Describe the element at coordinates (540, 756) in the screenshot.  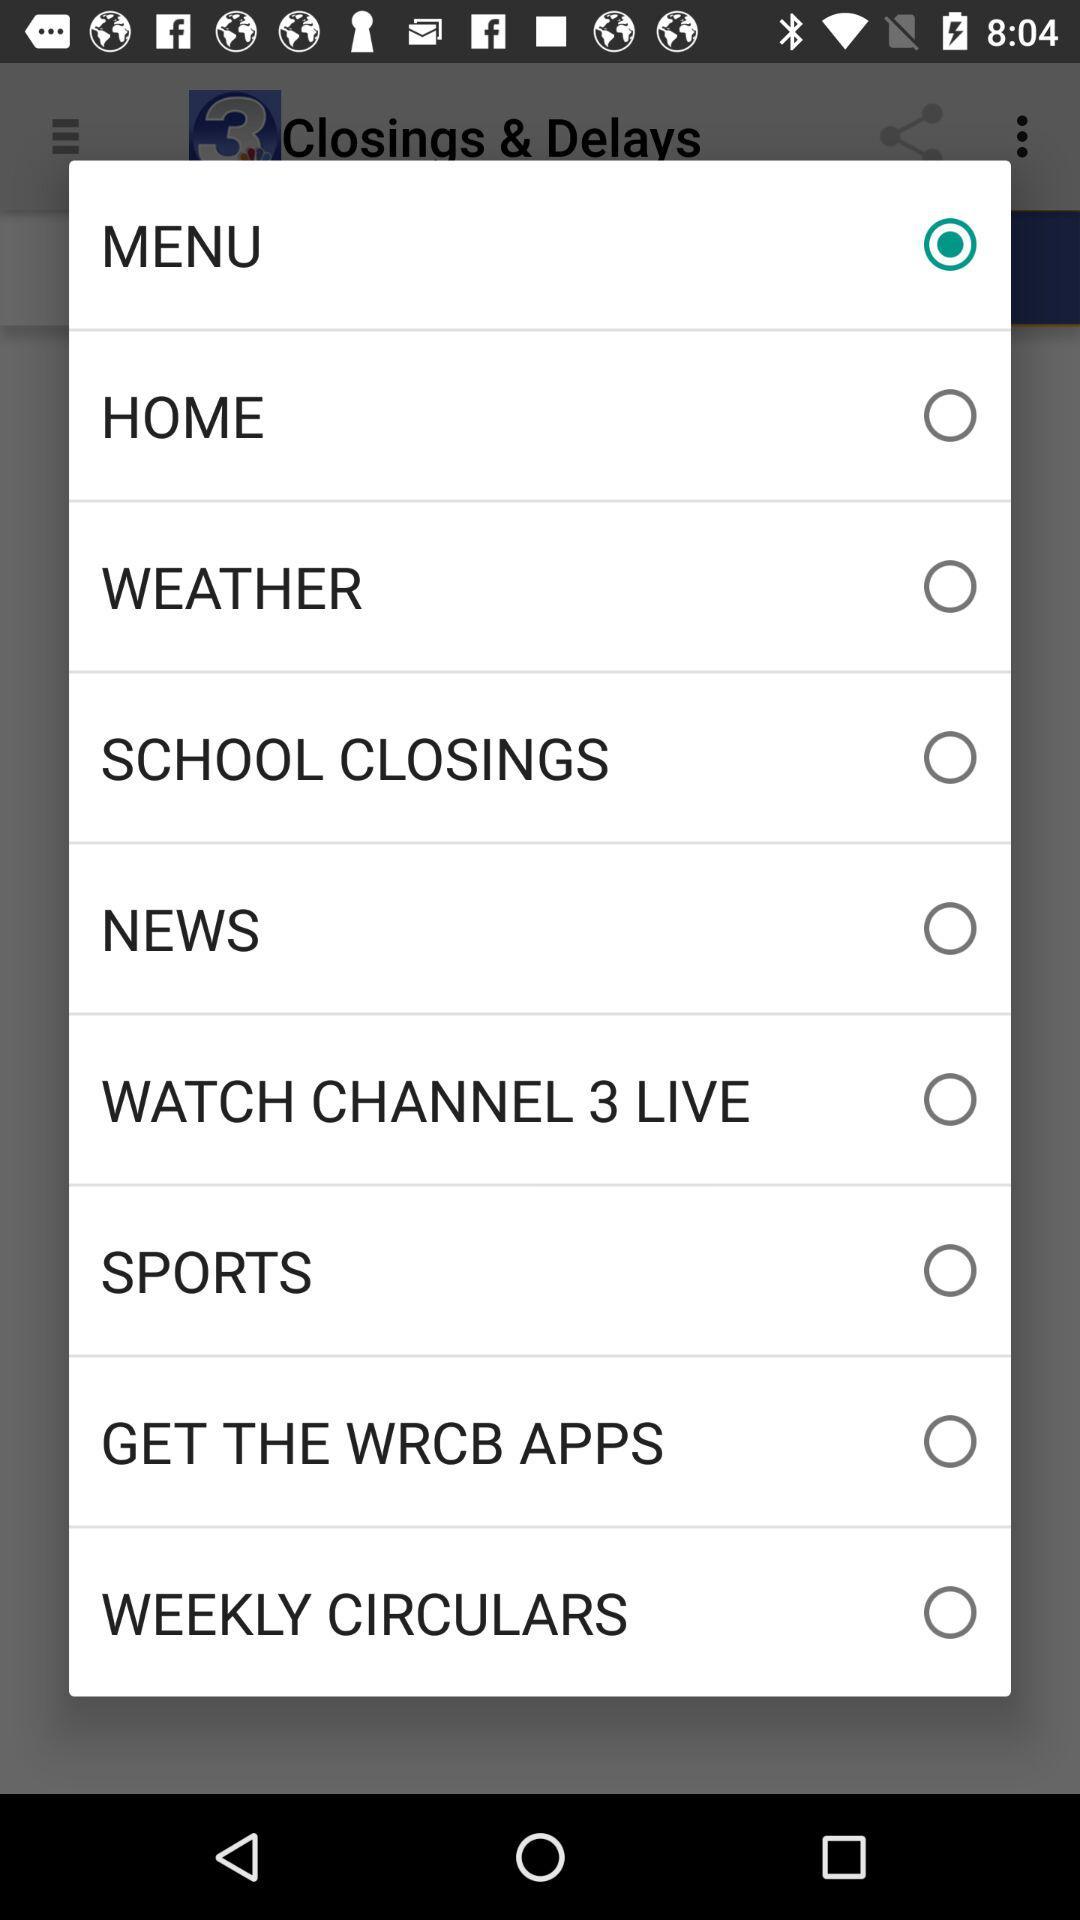
I see `the school closings icon` at that location.